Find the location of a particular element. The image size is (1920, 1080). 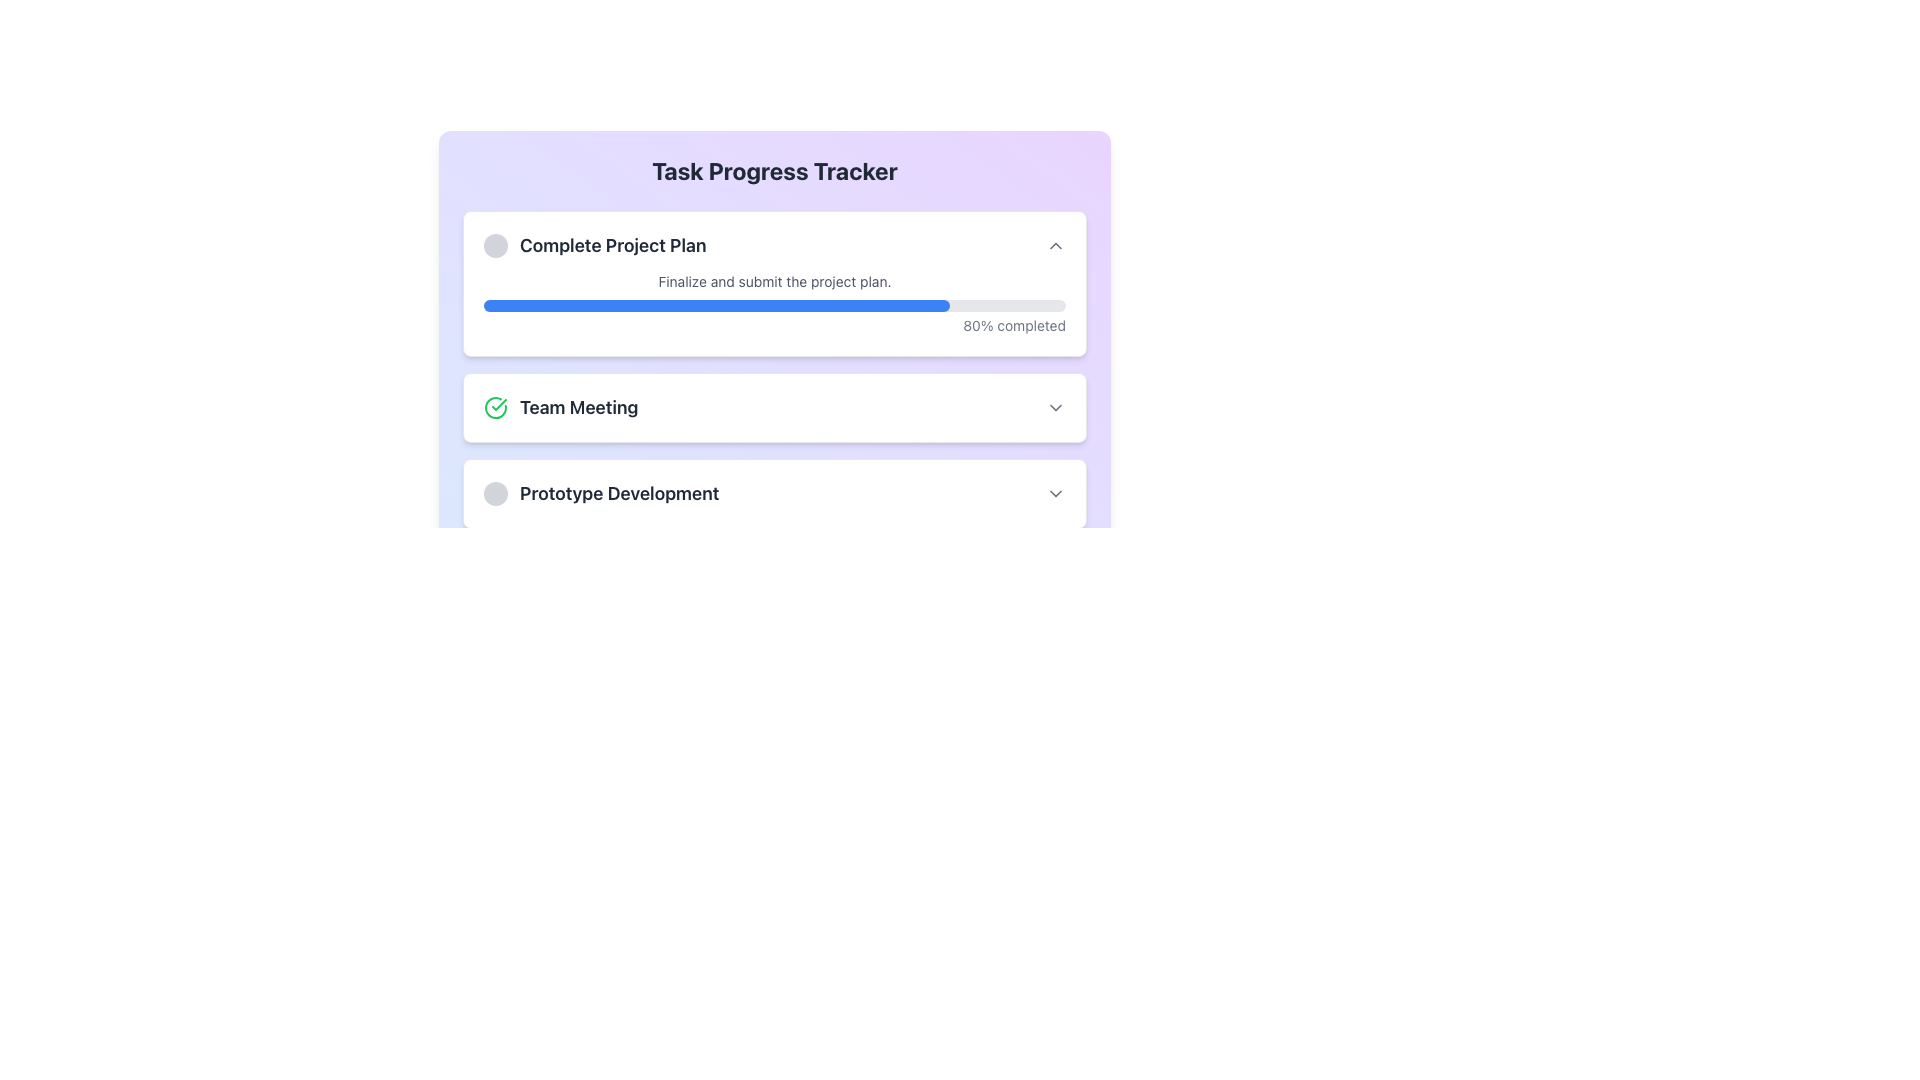

the small gray circular status indicator located to the left of the text label 'Prototype Development' in the third task card is located at coordinates (495, 493).